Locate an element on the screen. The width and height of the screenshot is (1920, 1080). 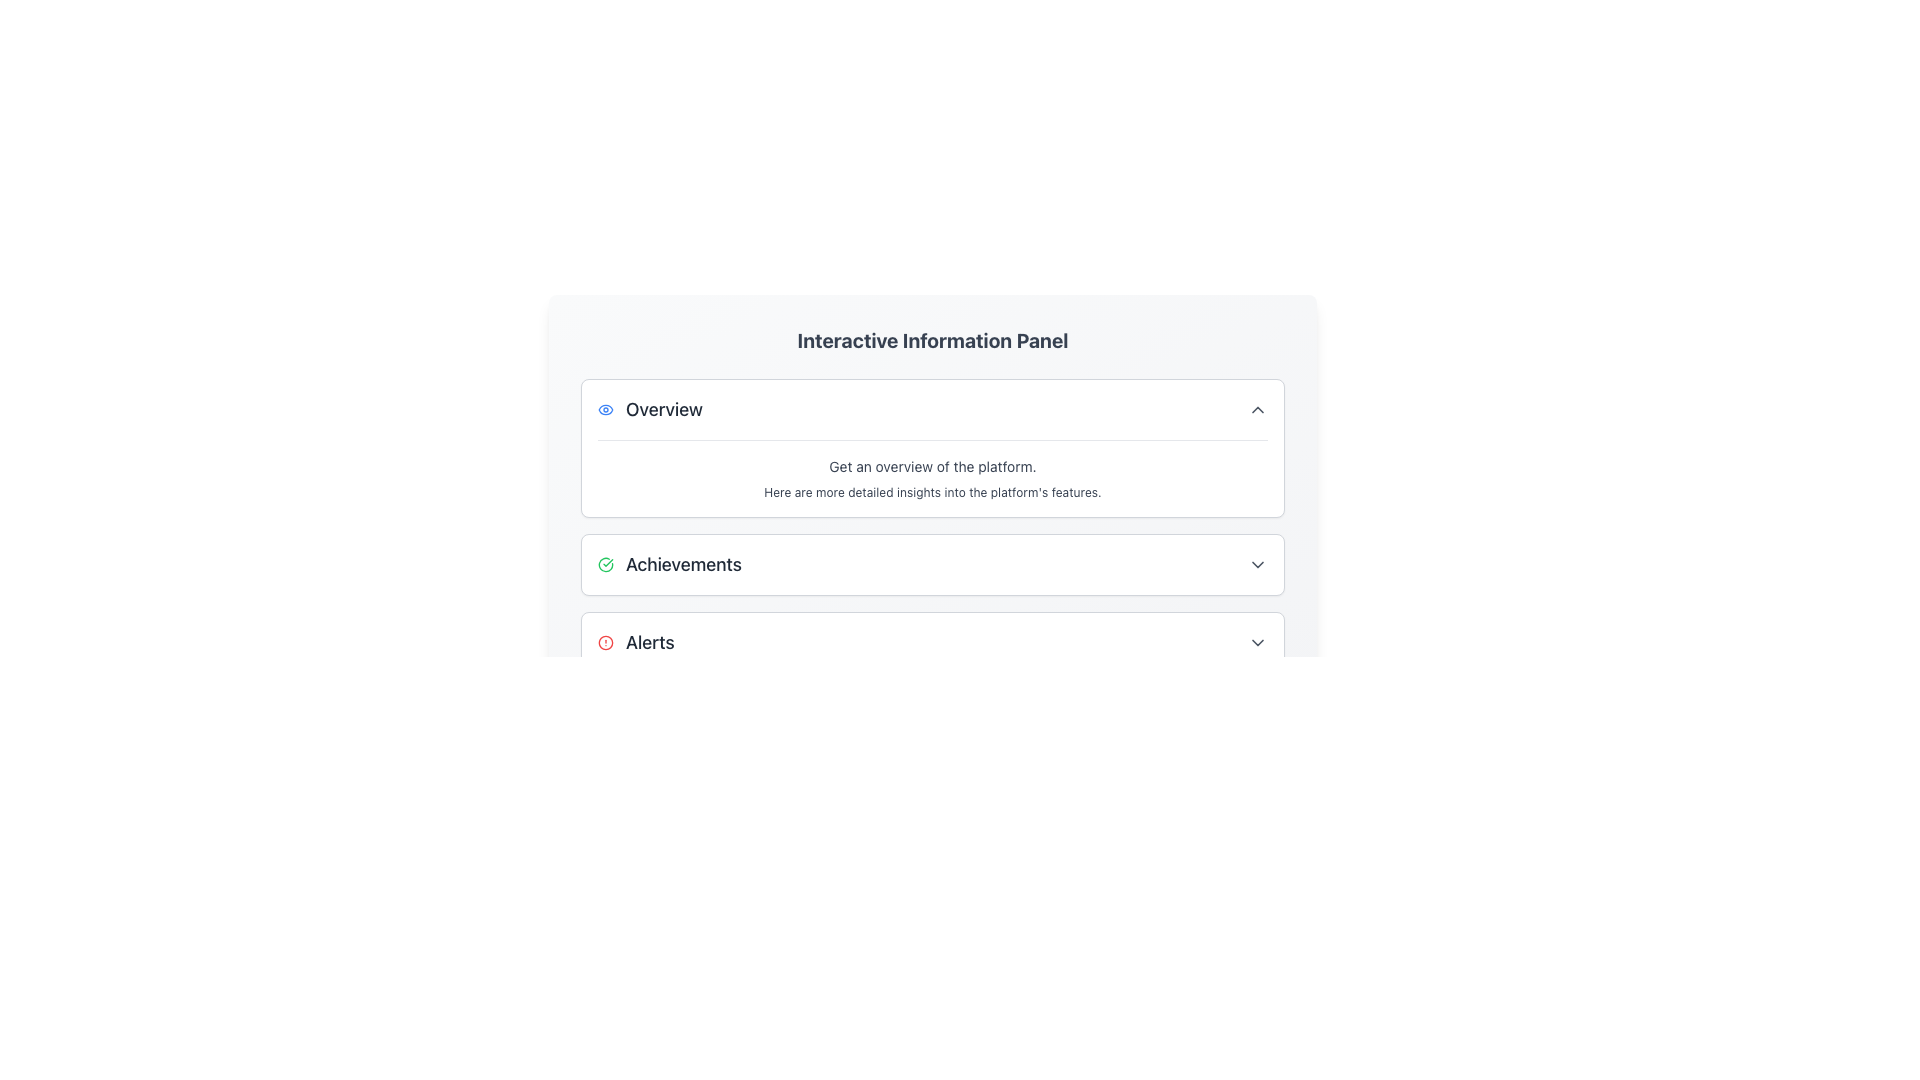
the Dropdown indicator icon (chevron design) located in the top-right corner of the 'Alerts' section is located at coordinates (1256, 643).